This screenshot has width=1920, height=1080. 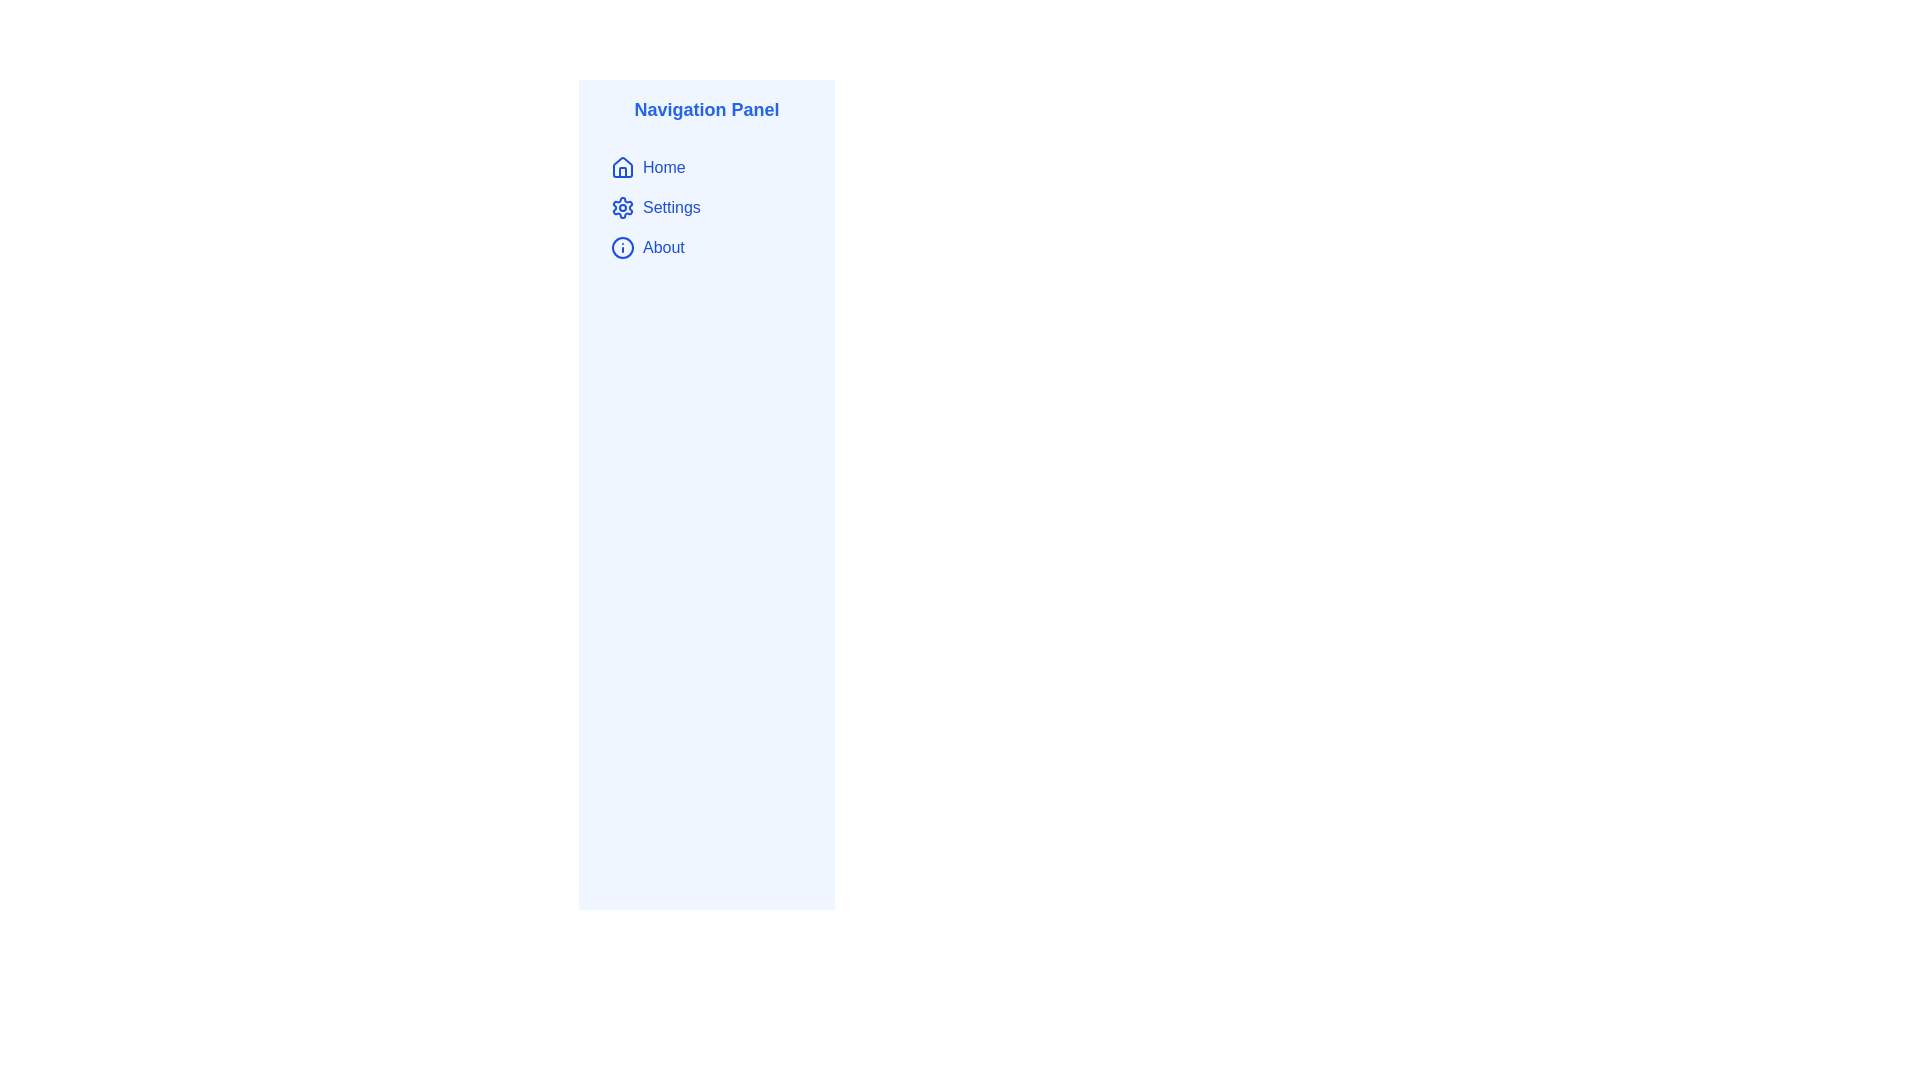 What do you see at coordinates (622, 165) in the screenshot?
I see `the house-shaped icon in the navigation menu, located to the left of the 'Home' text label` at bounding box center [622, 165].